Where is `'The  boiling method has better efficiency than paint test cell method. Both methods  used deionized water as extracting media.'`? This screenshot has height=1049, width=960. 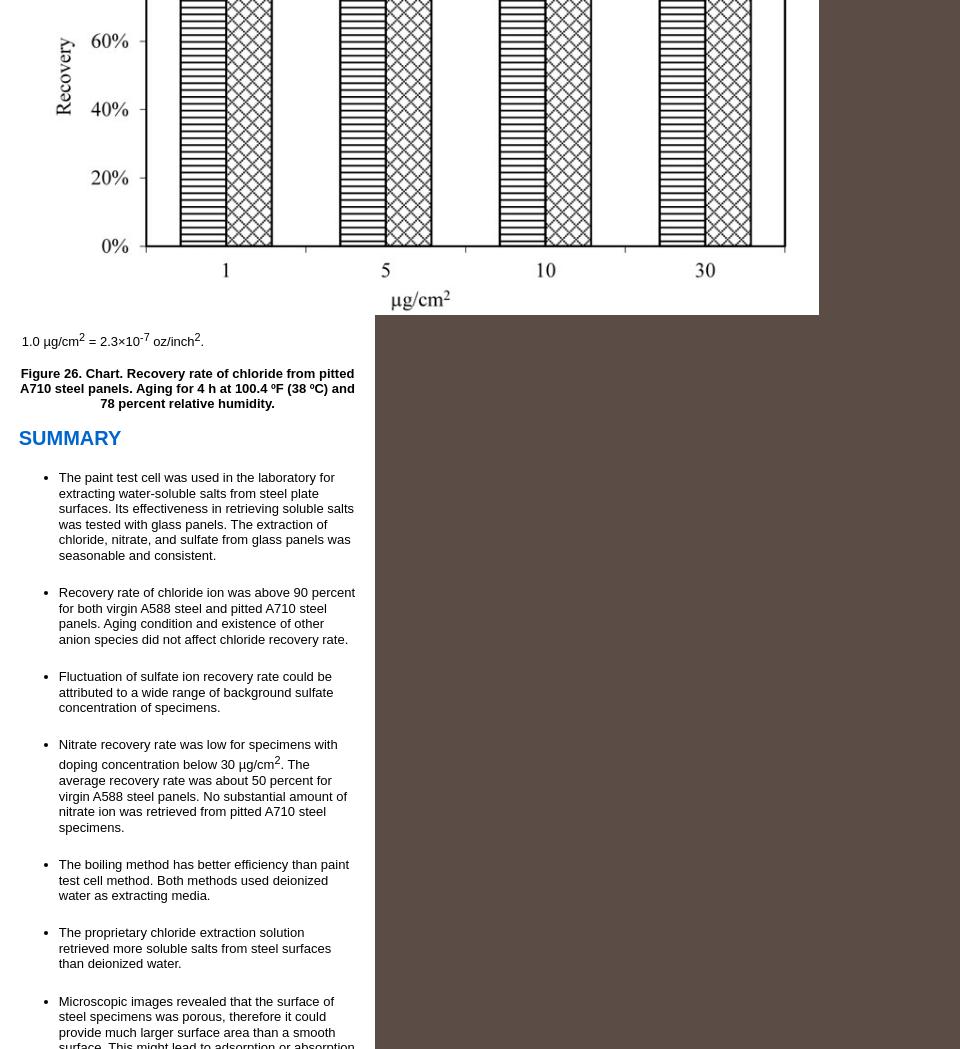 'The  boiling method has better efficiency than paint test cell method. Both methods  used deionized water as extracting media.' is located at coordinates (56, 879).